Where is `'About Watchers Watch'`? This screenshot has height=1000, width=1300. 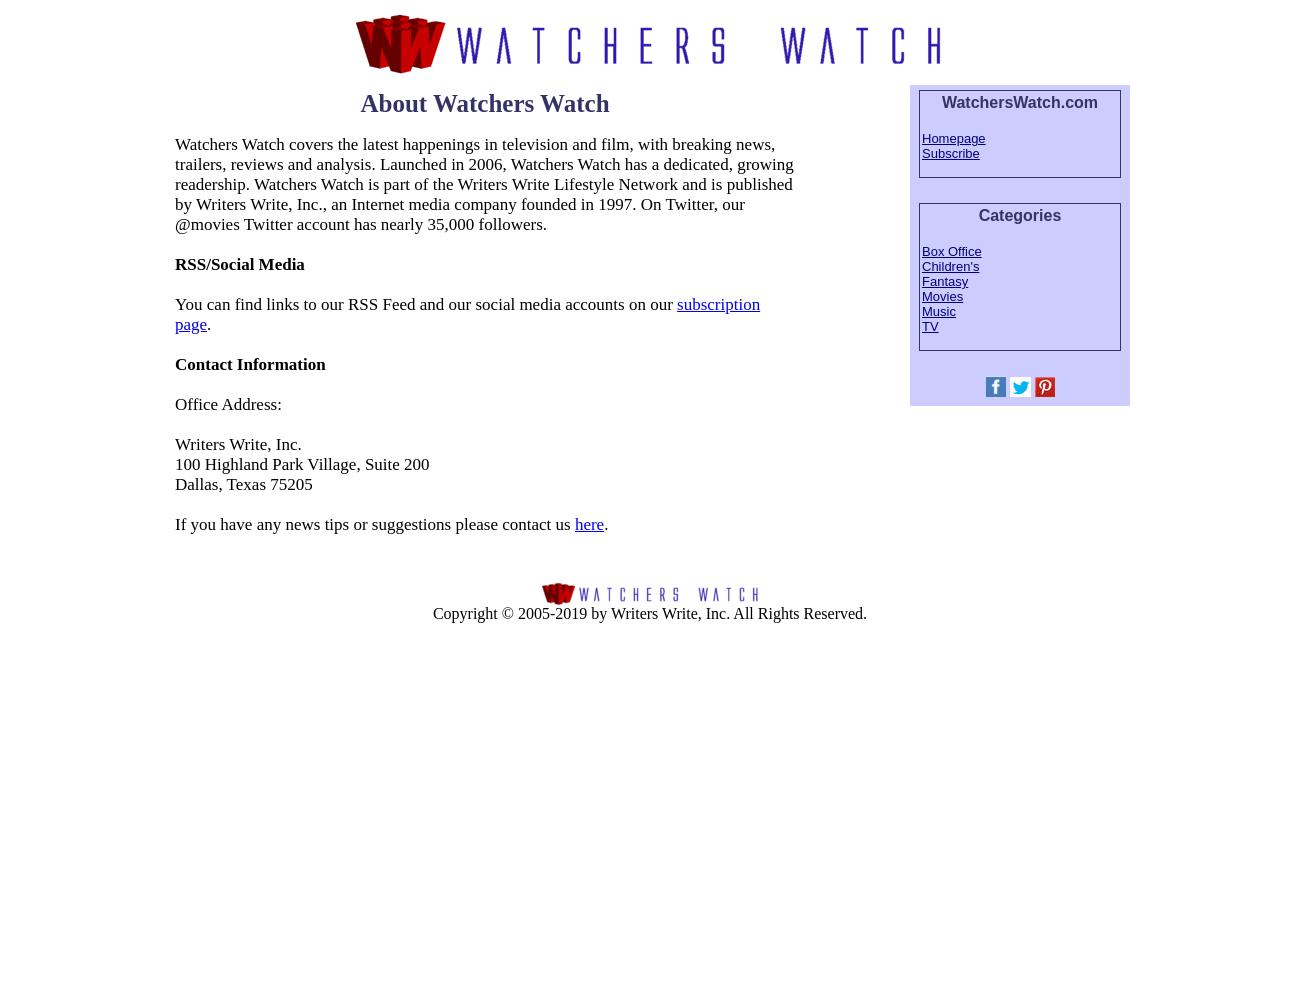
'About Watchers Watch' is located at coordinates (483, 102).